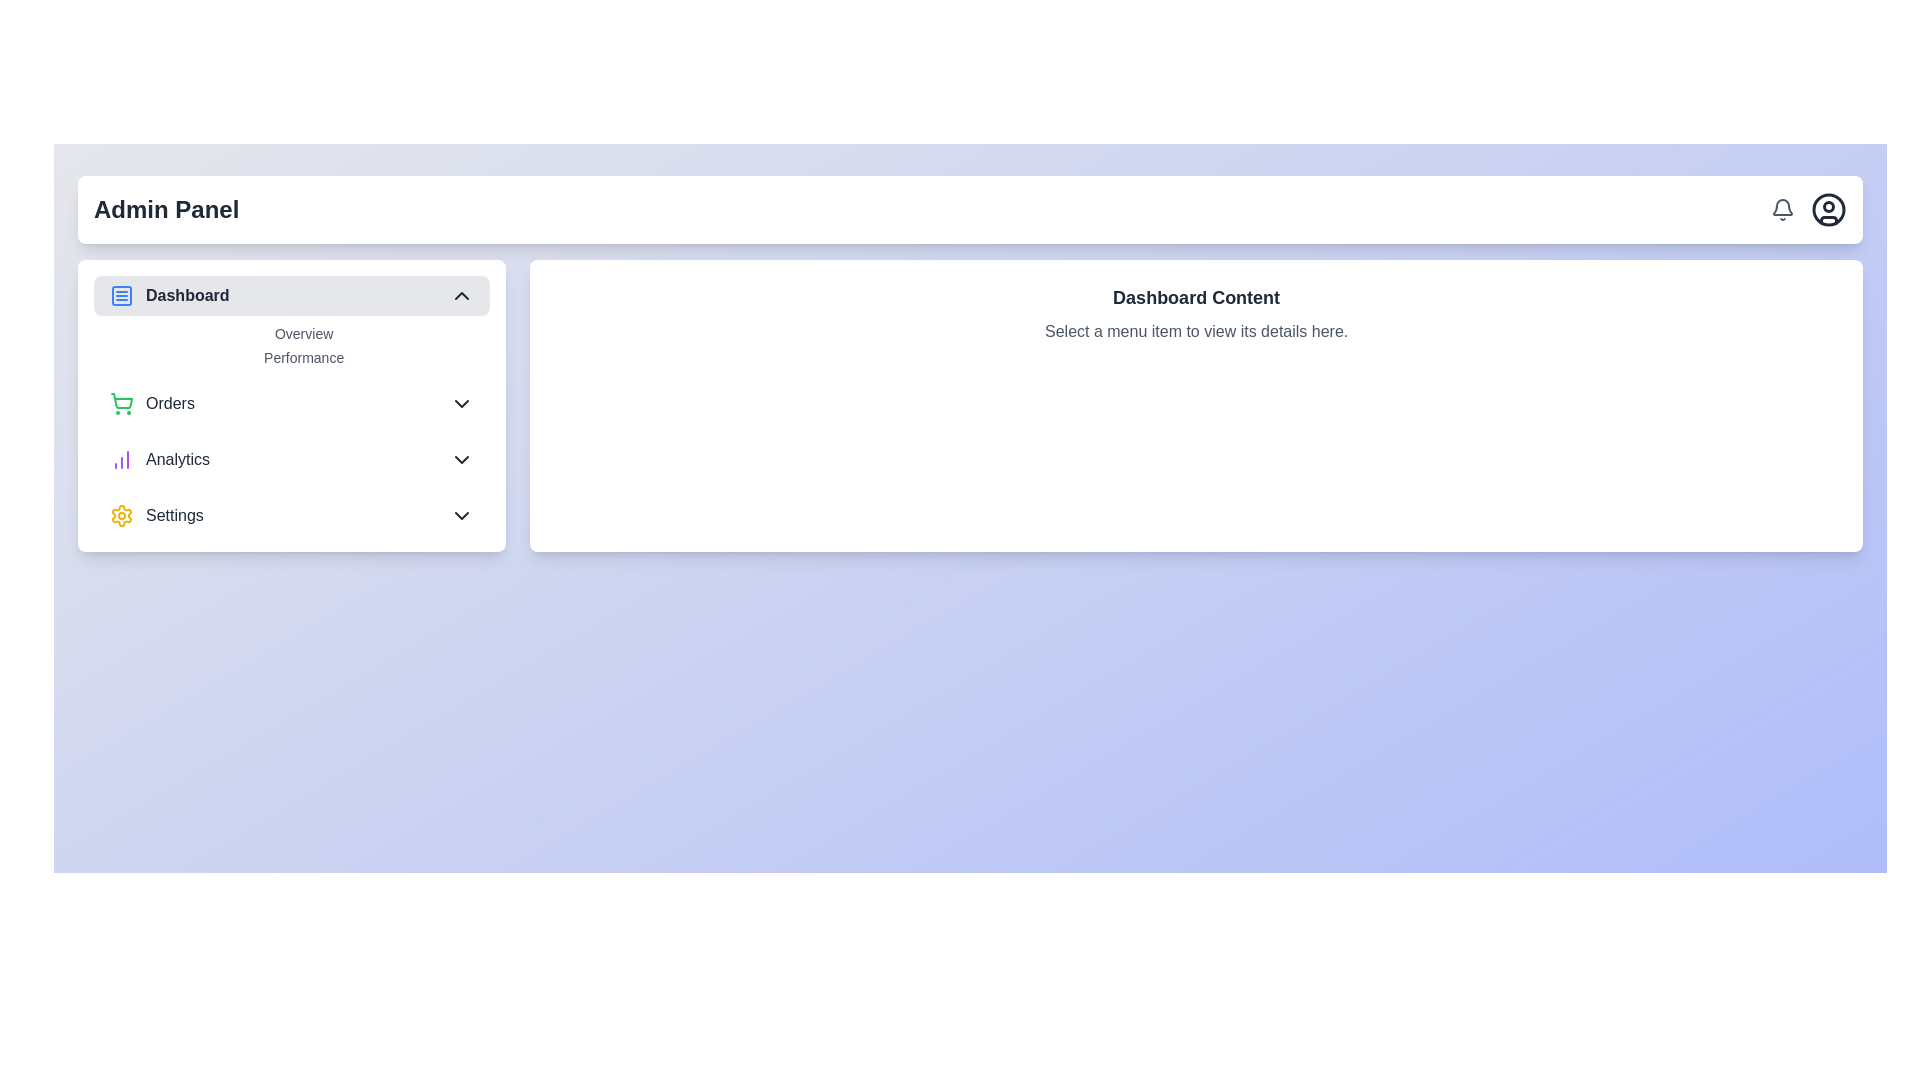  What do you see at coordinates (155, 515) in the screenshot?
I see `the yellow circular gear icon next to the 'Settings' label in the navigation menu` at bounding box center [155, 515].